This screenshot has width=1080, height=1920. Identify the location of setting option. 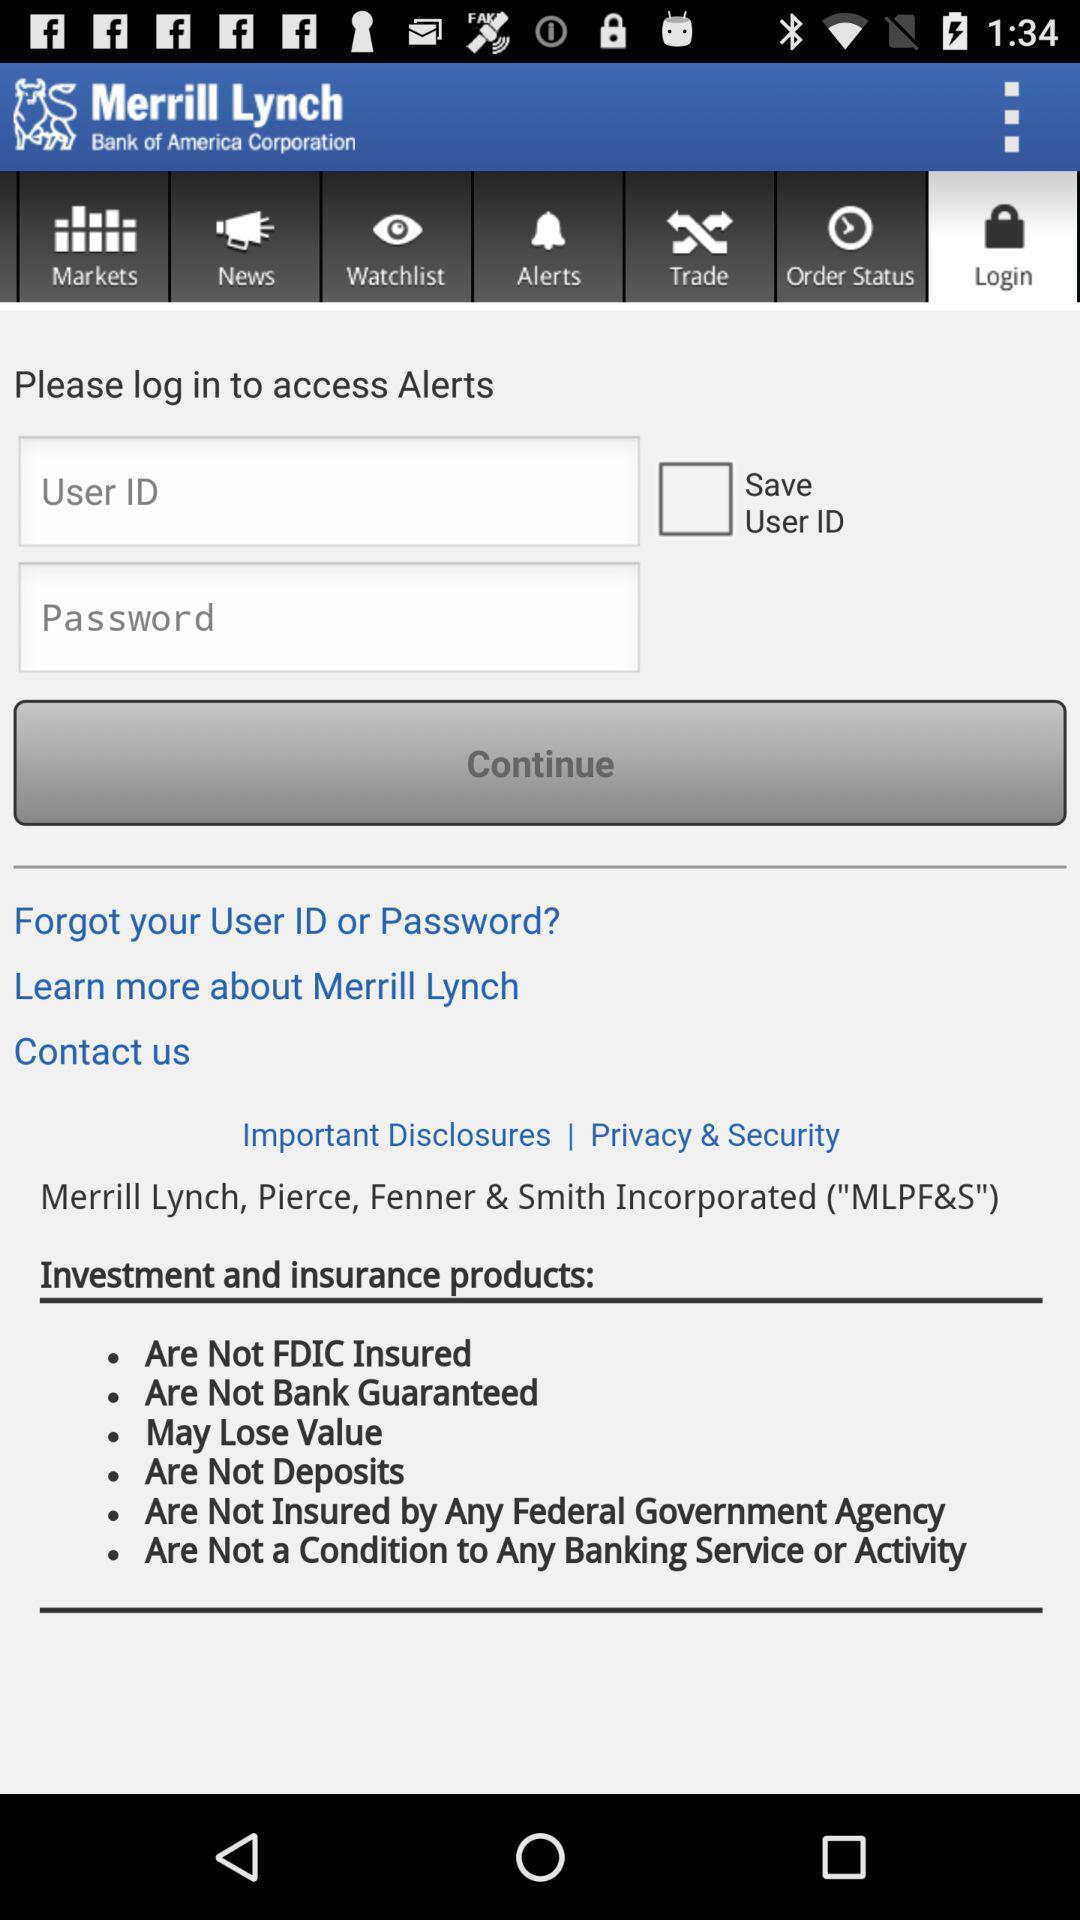
(698, 236).